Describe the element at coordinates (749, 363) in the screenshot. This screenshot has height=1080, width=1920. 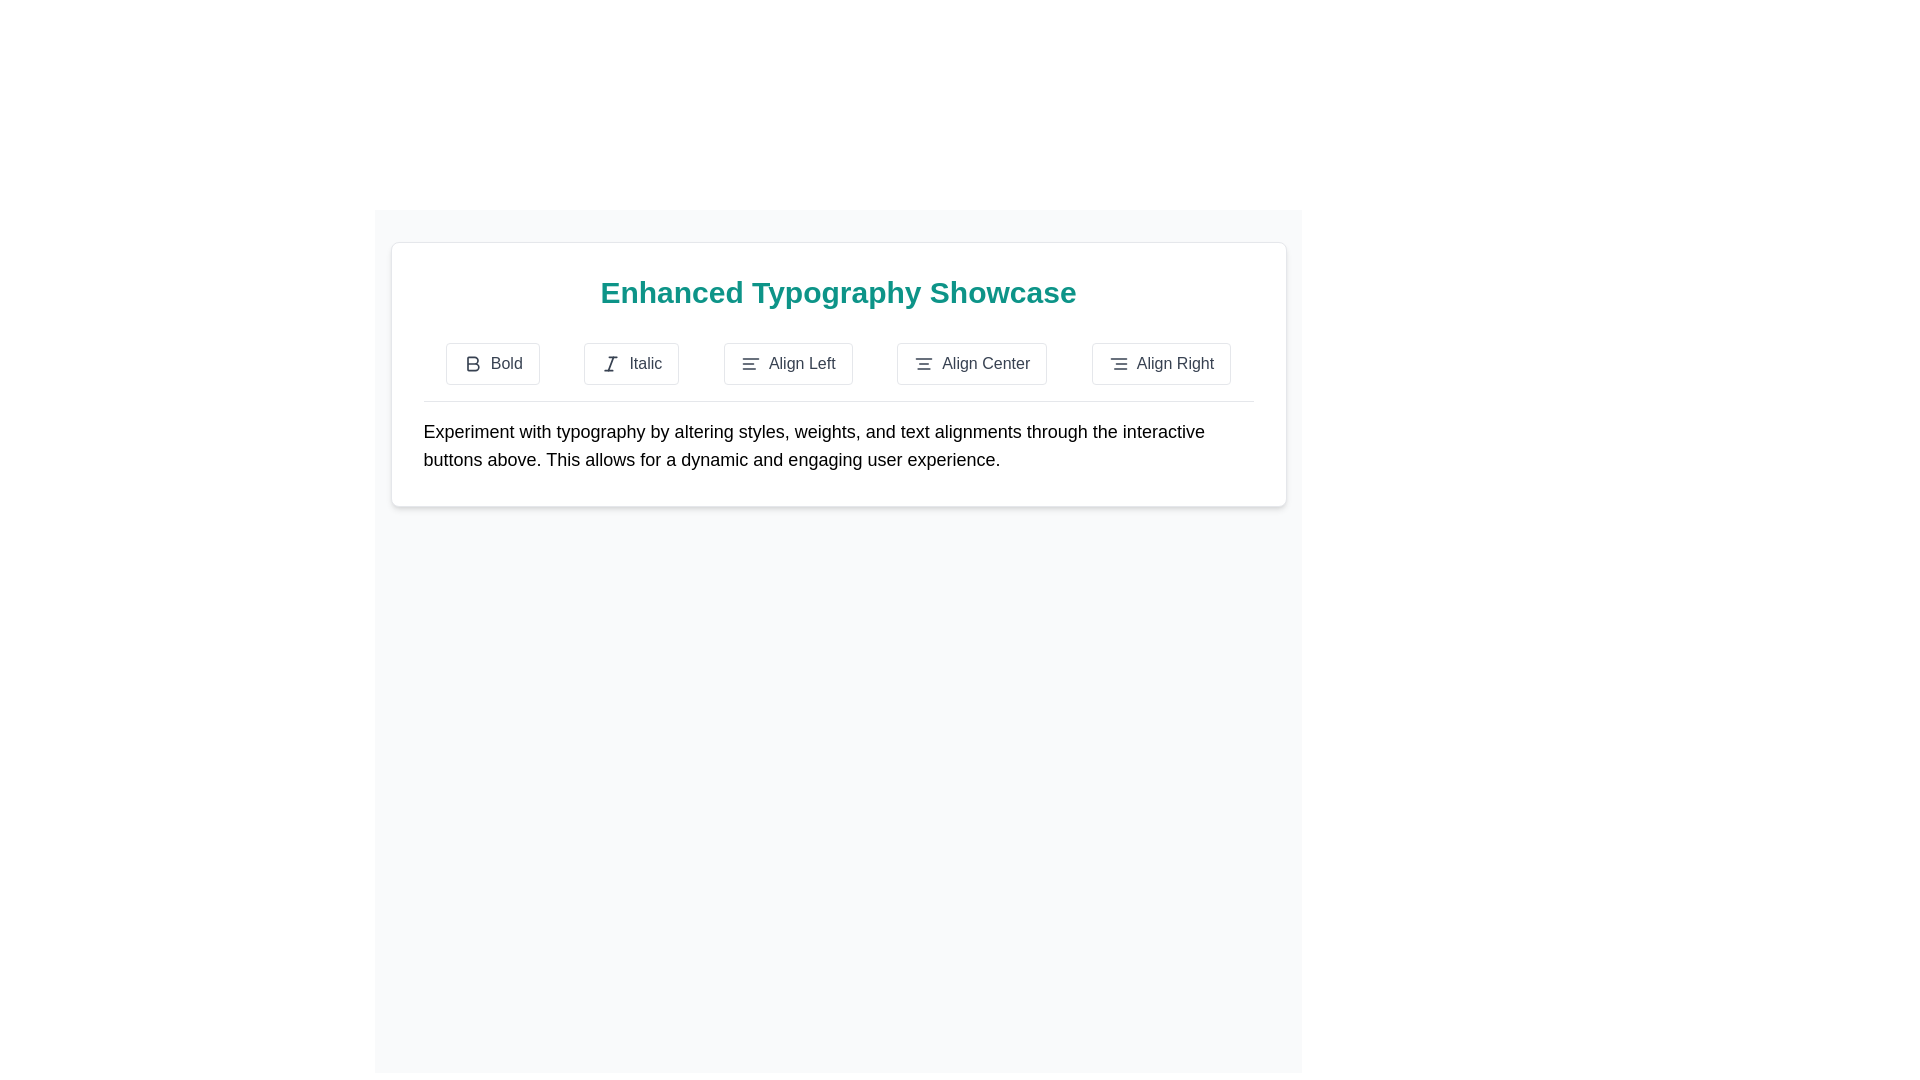
I see `the 'Align Left' button icon which is represented by three left-aligned horizontal lines in dark-gray color, located between the 'Italic' and 'Align Center' buttons` at that location.